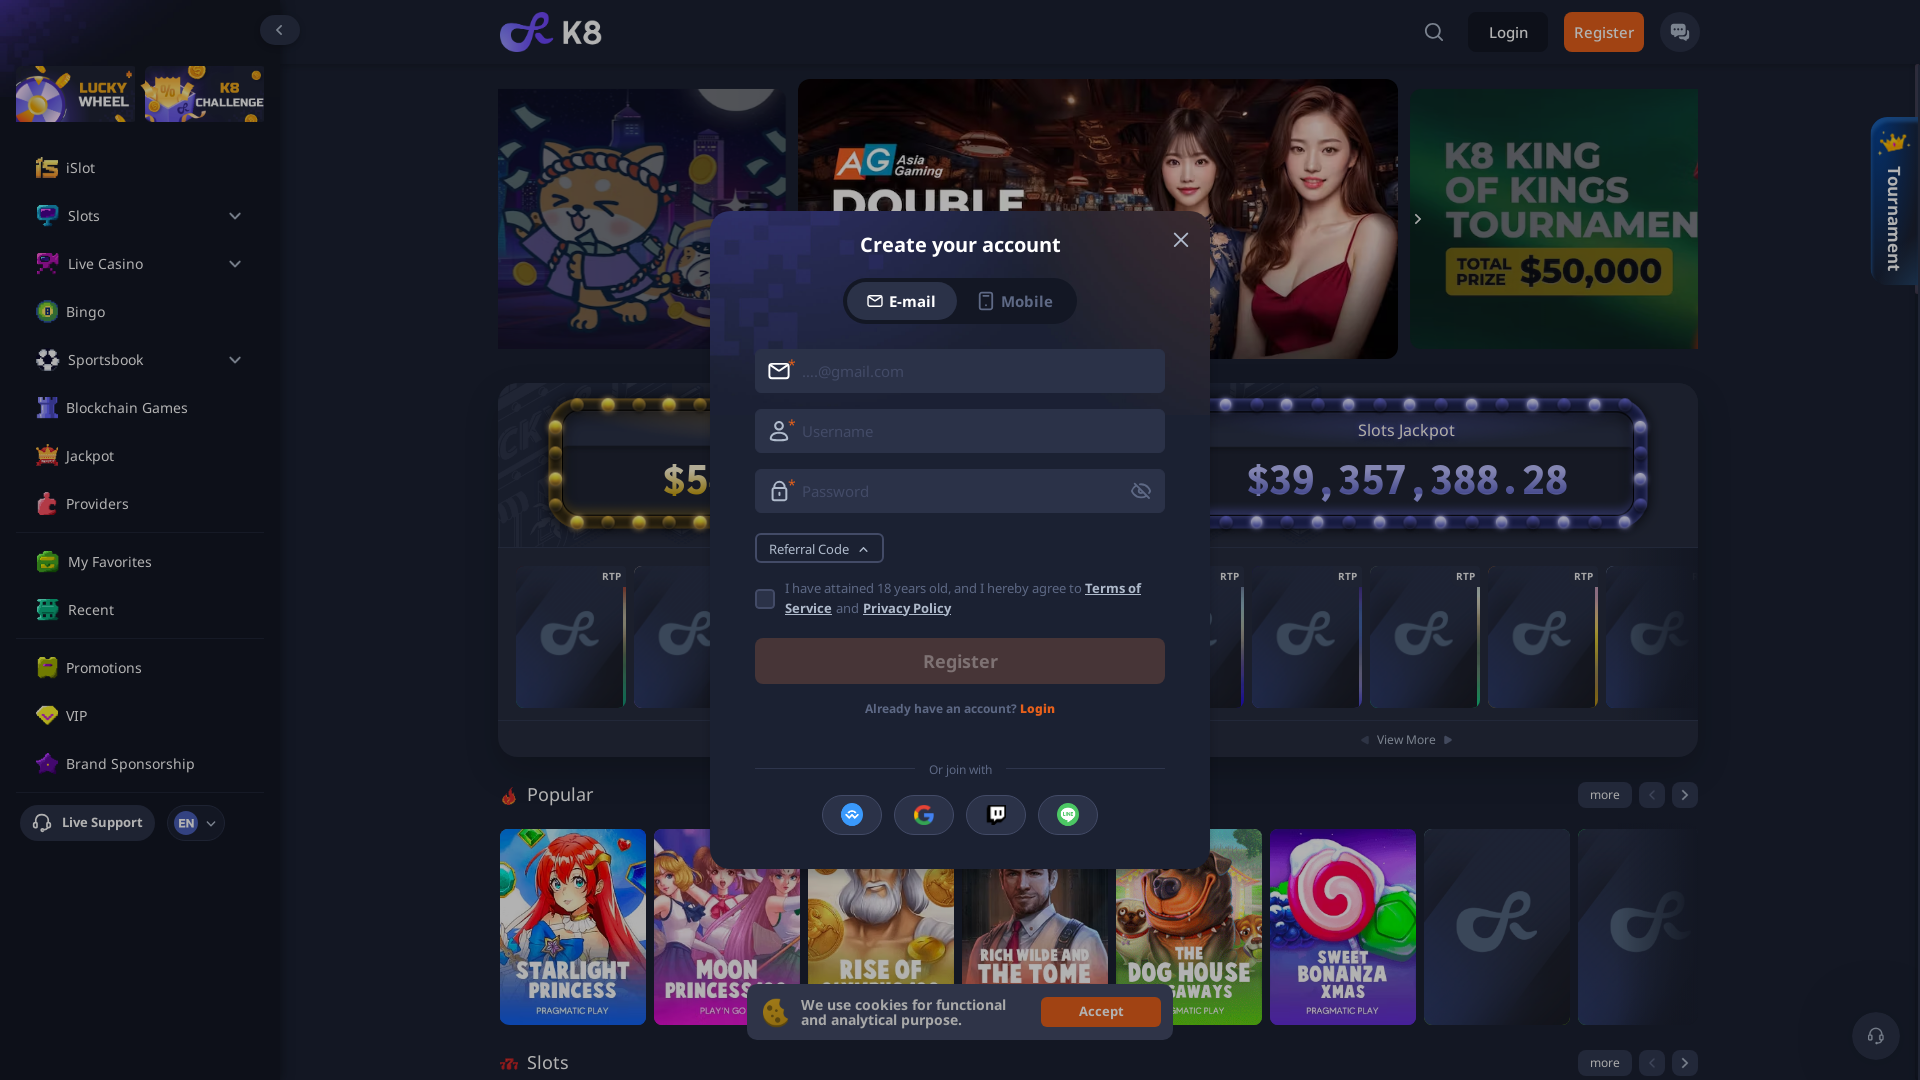  I want to click on 'Blockchain Games', so click(66, 407).